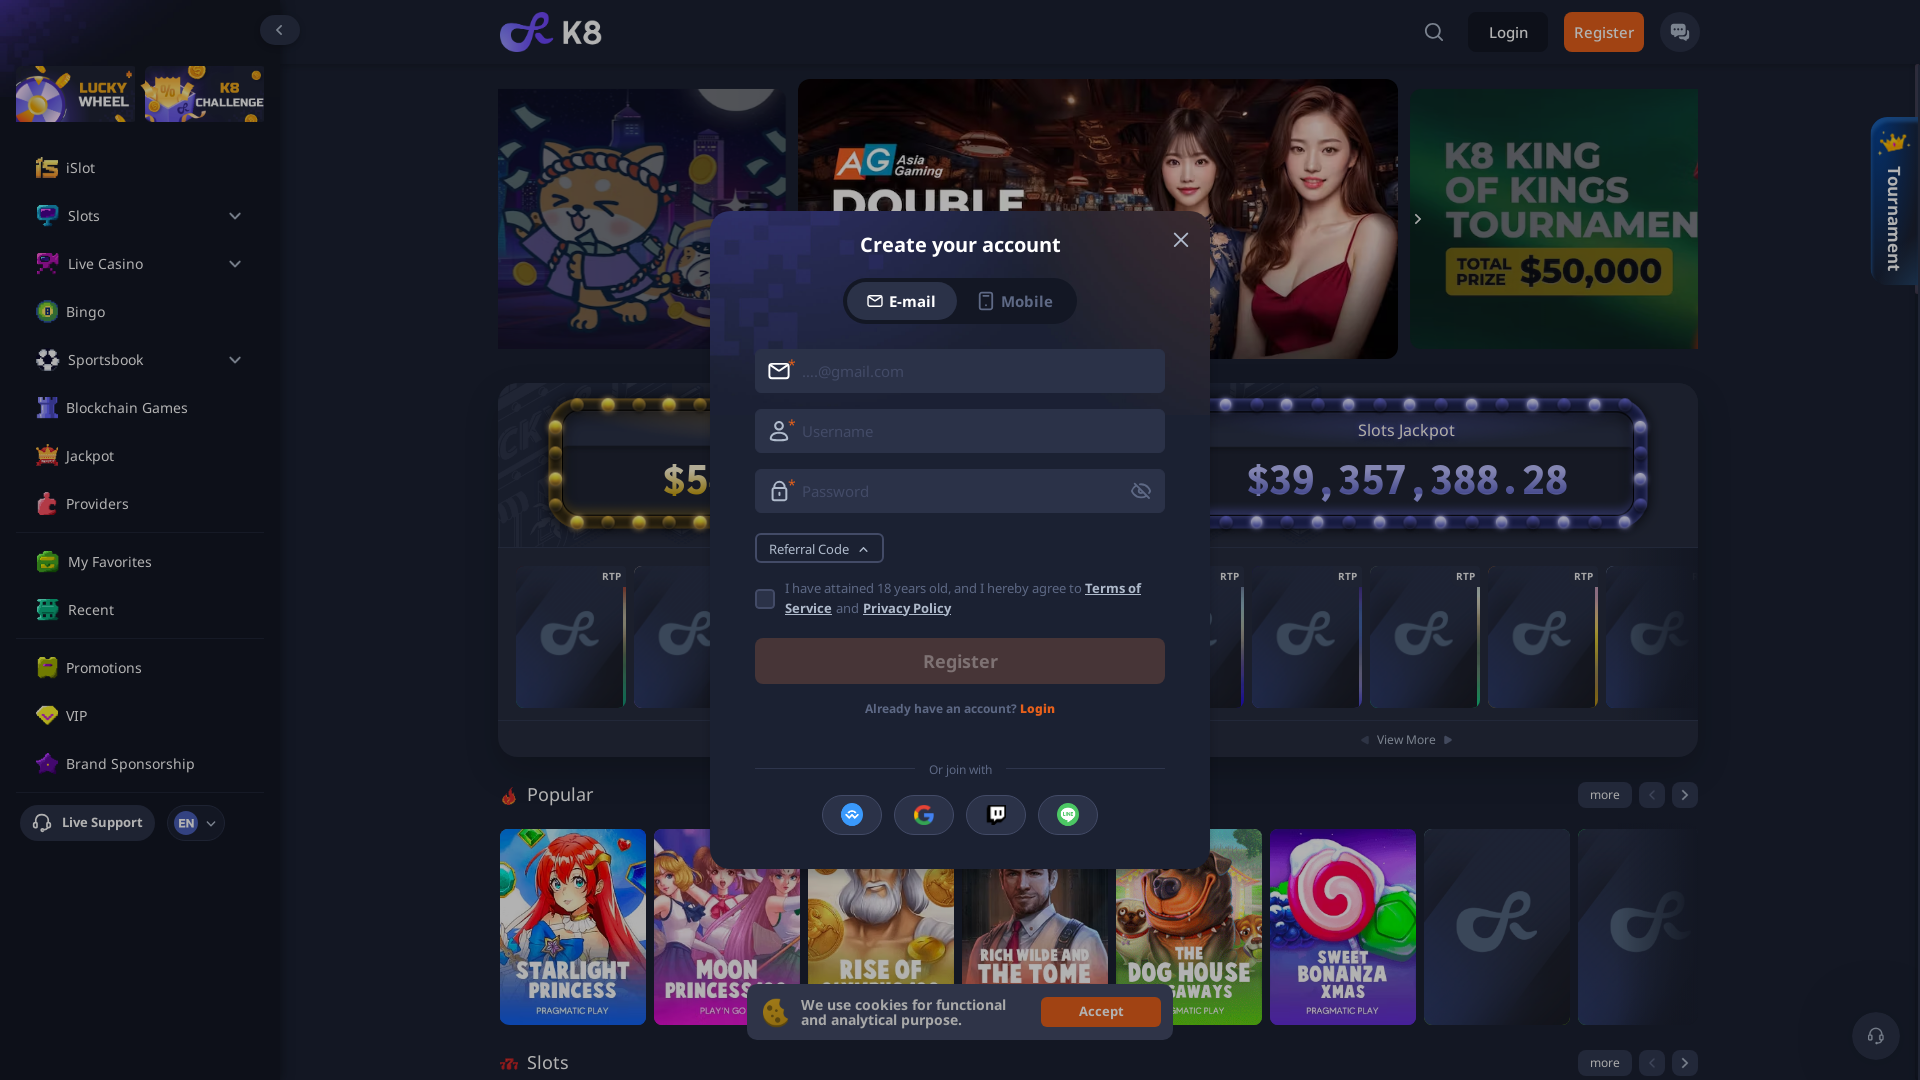  I want to click on 'Blockchain Games', so click(66, 407).